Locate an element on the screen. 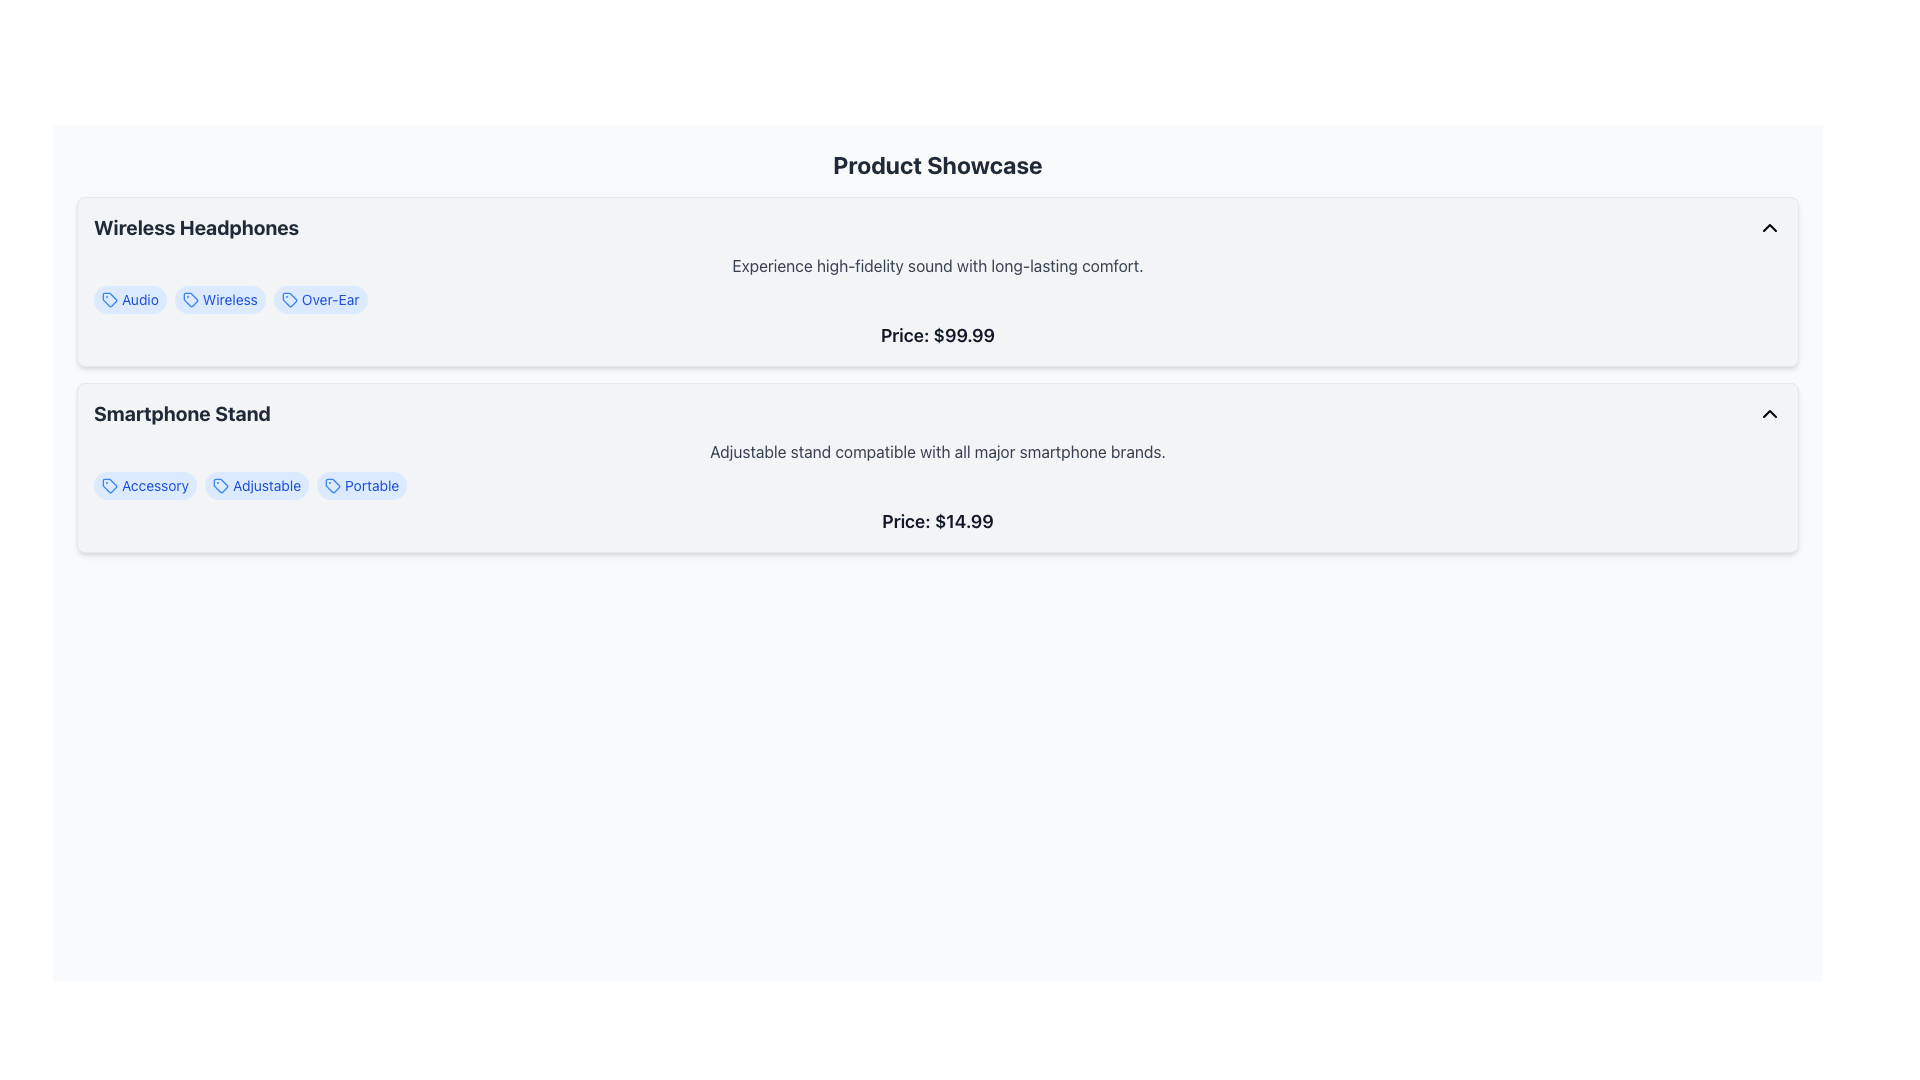 Image resolution: width=1920 pixels, height=1080 pixels. the 'Accessory' visual icon representing the 'Smartphone Stand' product, which is the first tag below the title in the second section of the layout is located at coordinates (109, 486).